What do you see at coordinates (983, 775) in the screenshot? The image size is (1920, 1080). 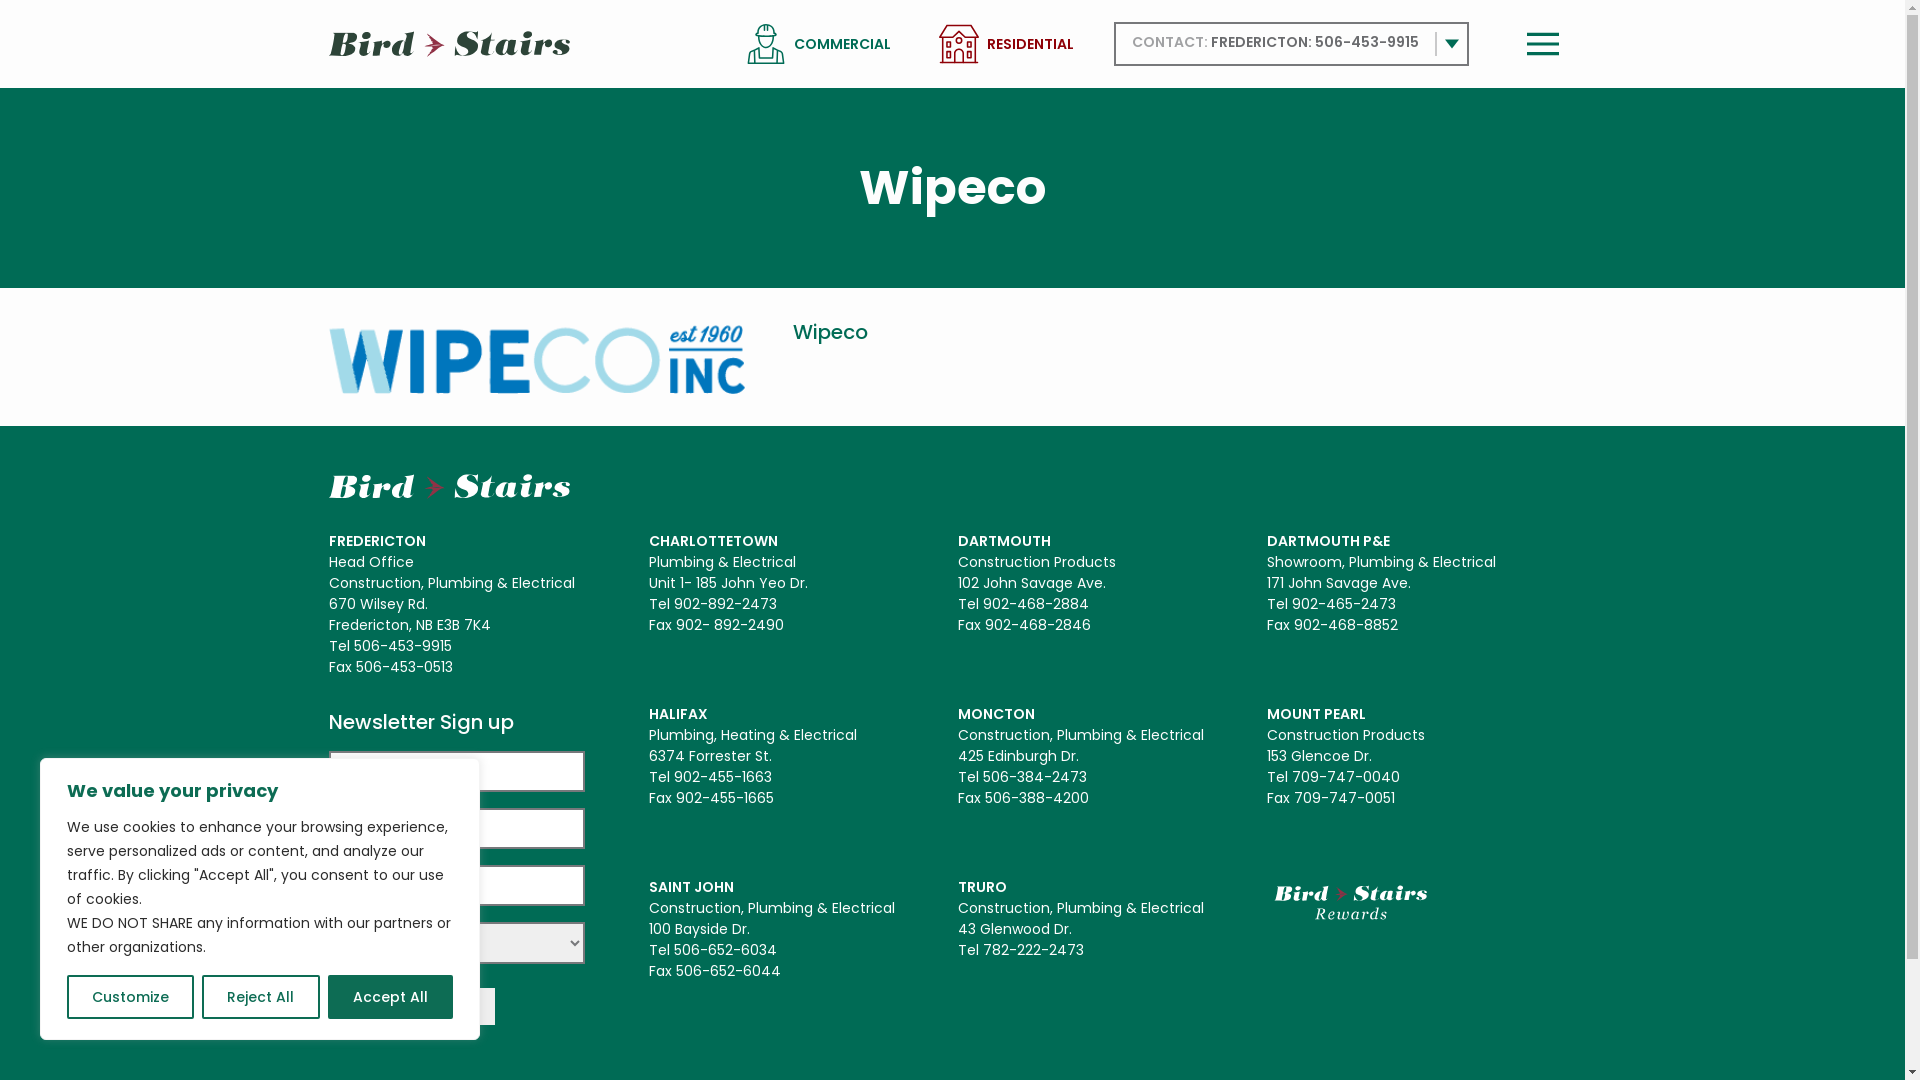 I see `'506-384-2473'` at bounding box center [983, 775].